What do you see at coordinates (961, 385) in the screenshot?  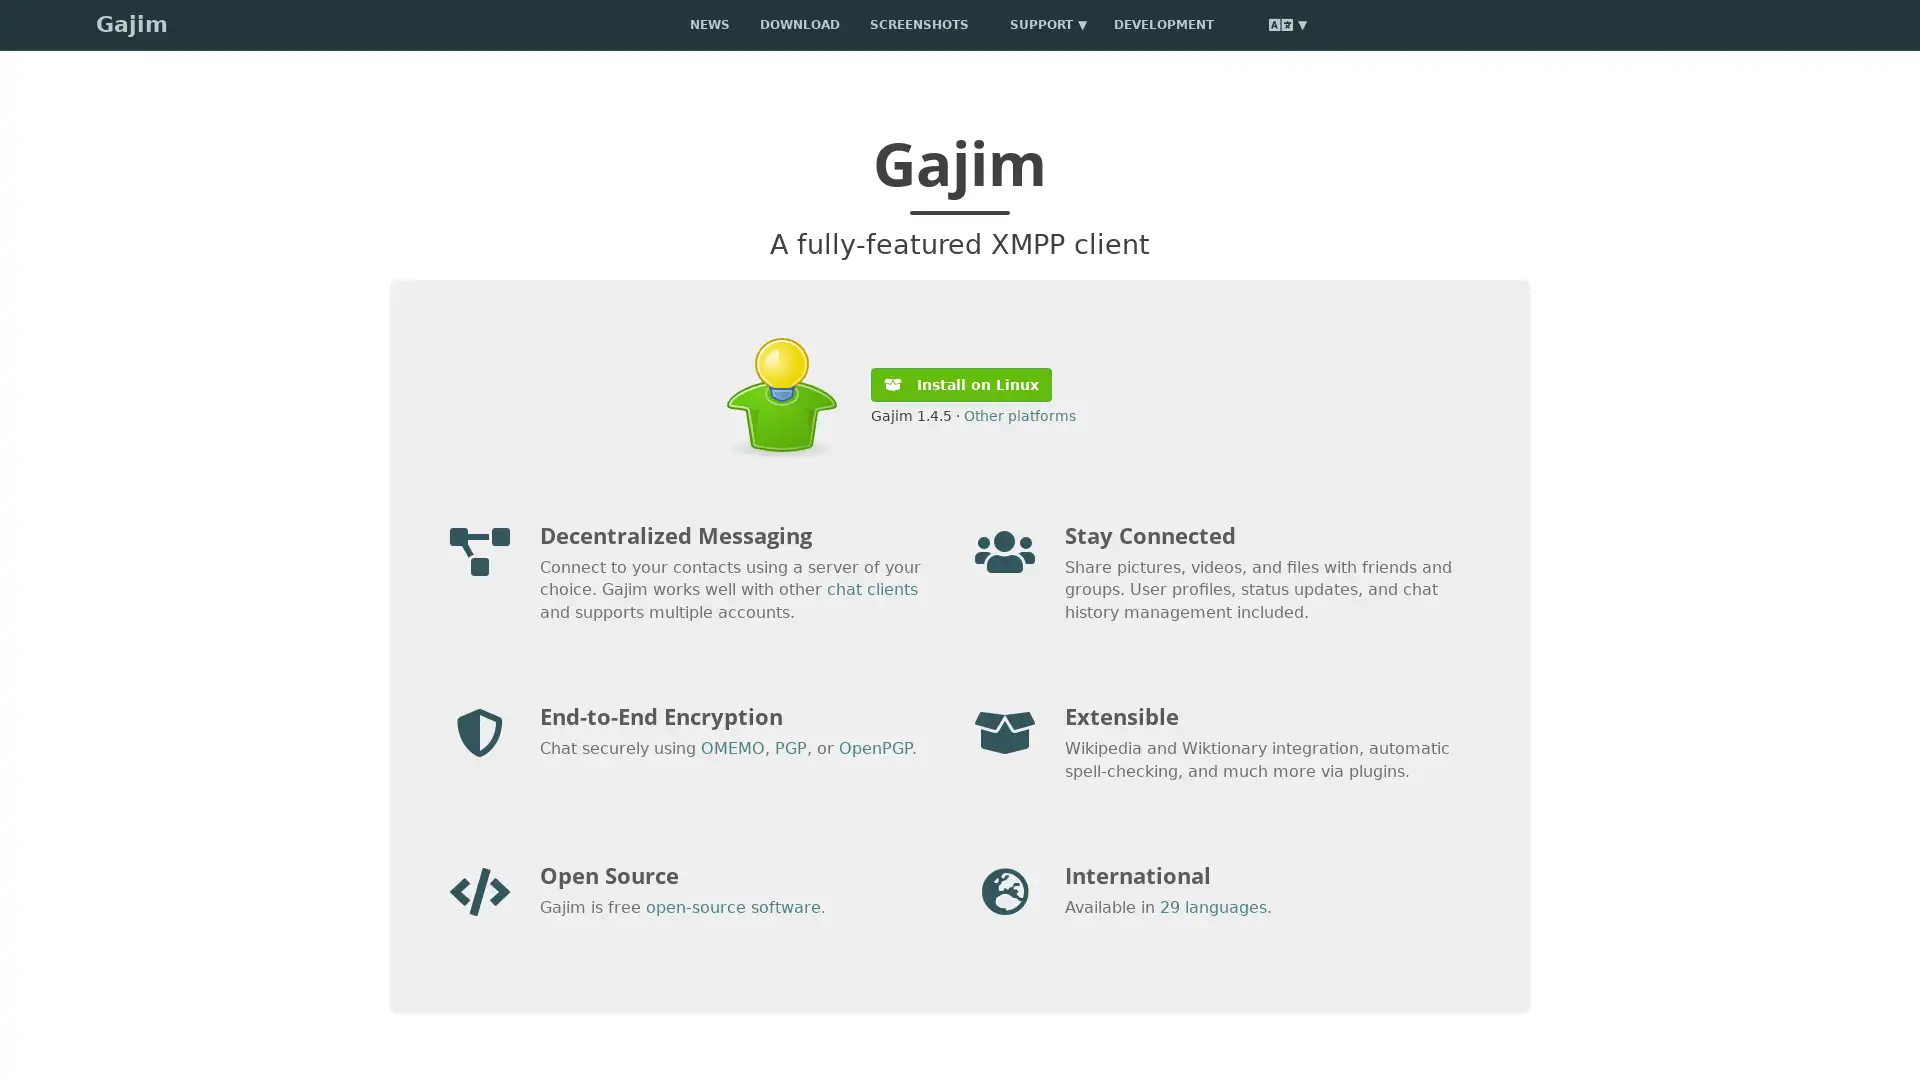 I see `Install on Linux` at bounding box center [961, 385].